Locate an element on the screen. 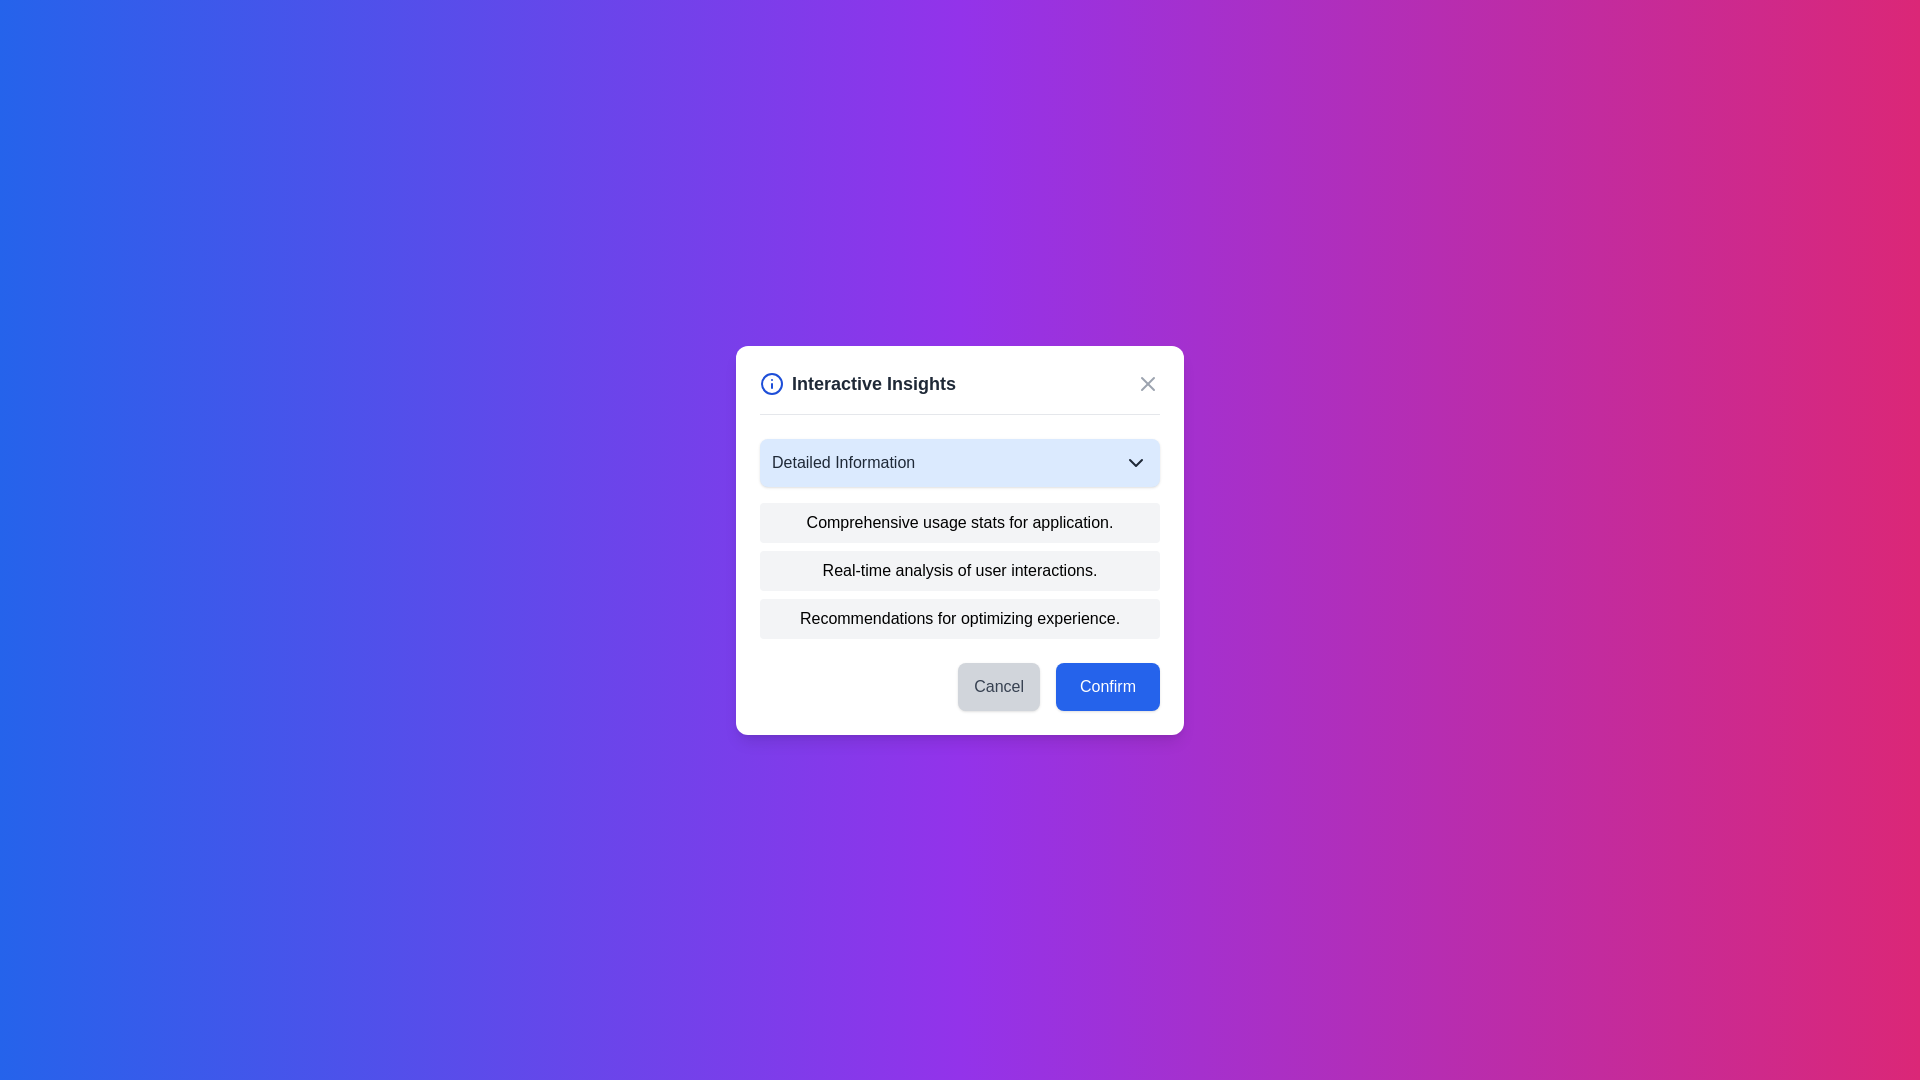 The width and height of the screenshot is (1920, 1080). the header area containing the blue circular icon with an 'i' symbol and the bold text 'Interactive Insights' is located at coordinates (858, 383).